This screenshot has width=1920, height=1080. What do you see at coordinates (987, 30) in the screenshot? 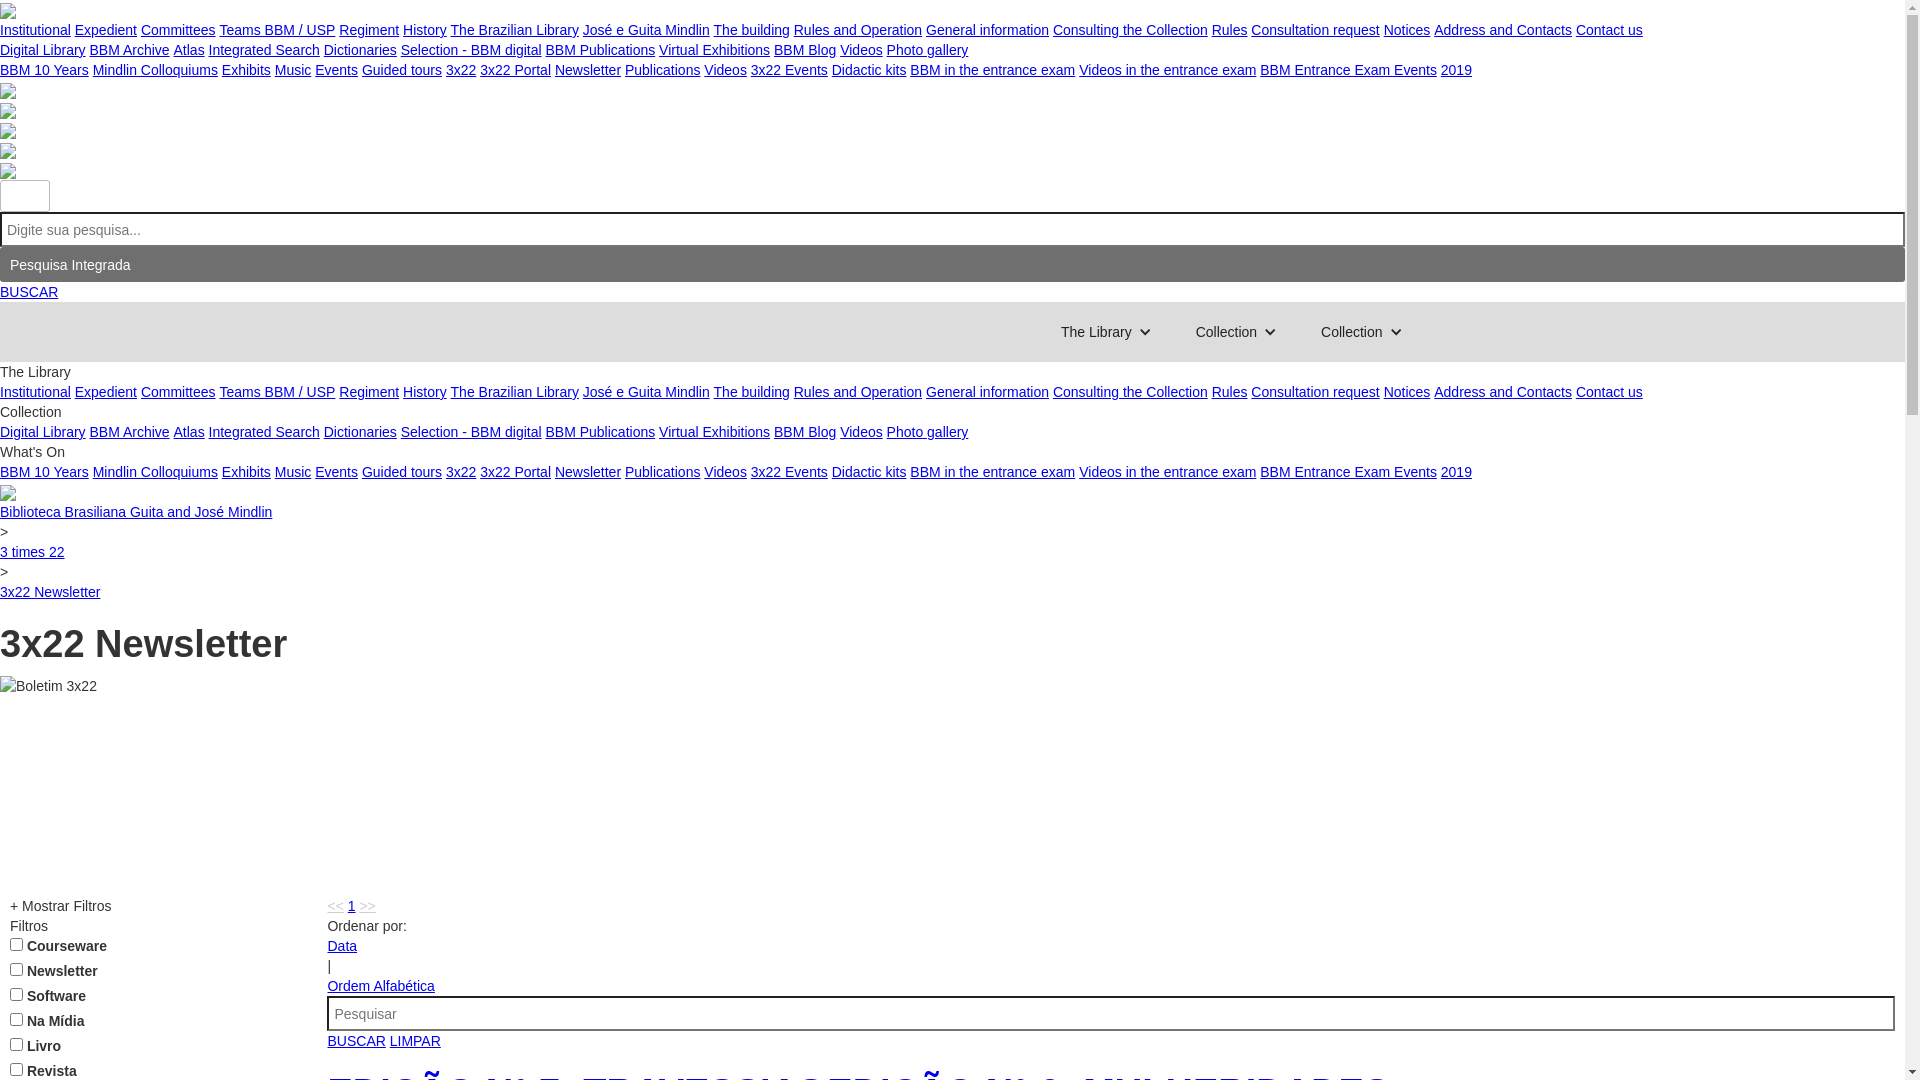
I see `'General information'` at bounding box center [987, 30].